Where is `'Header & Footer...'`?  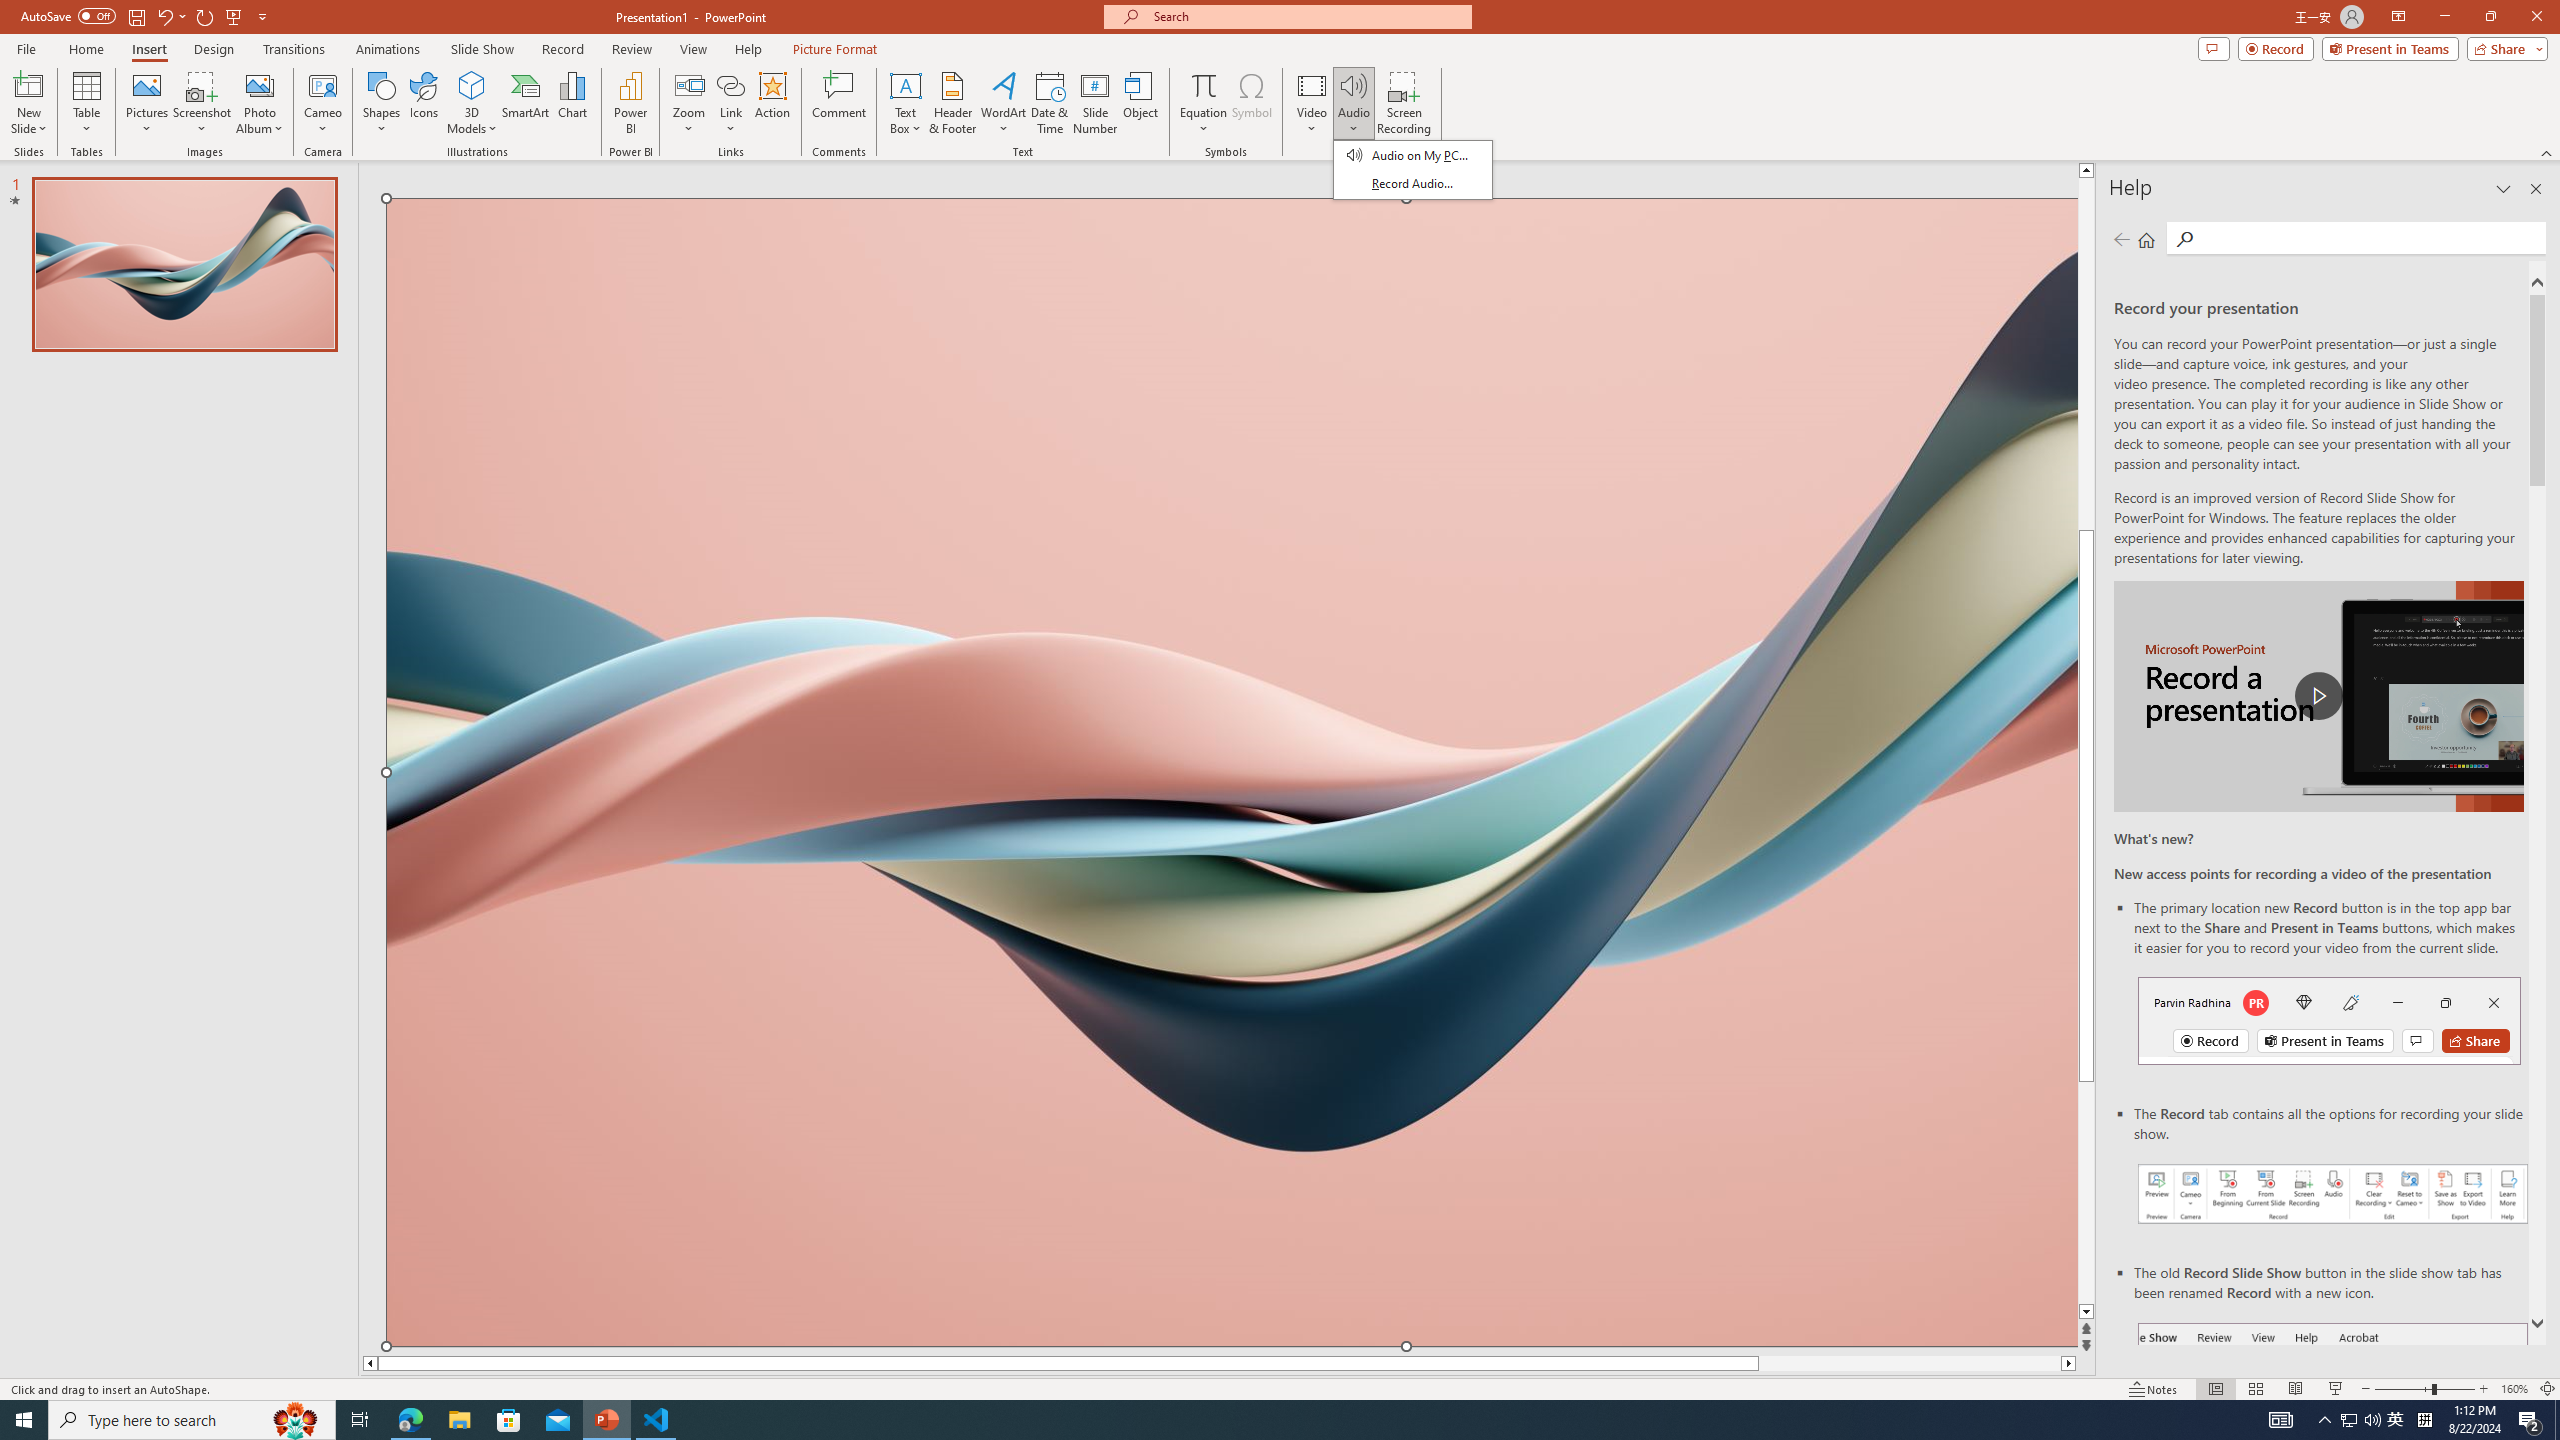 'Header & Footer...' is located at coordinates (951, 103).